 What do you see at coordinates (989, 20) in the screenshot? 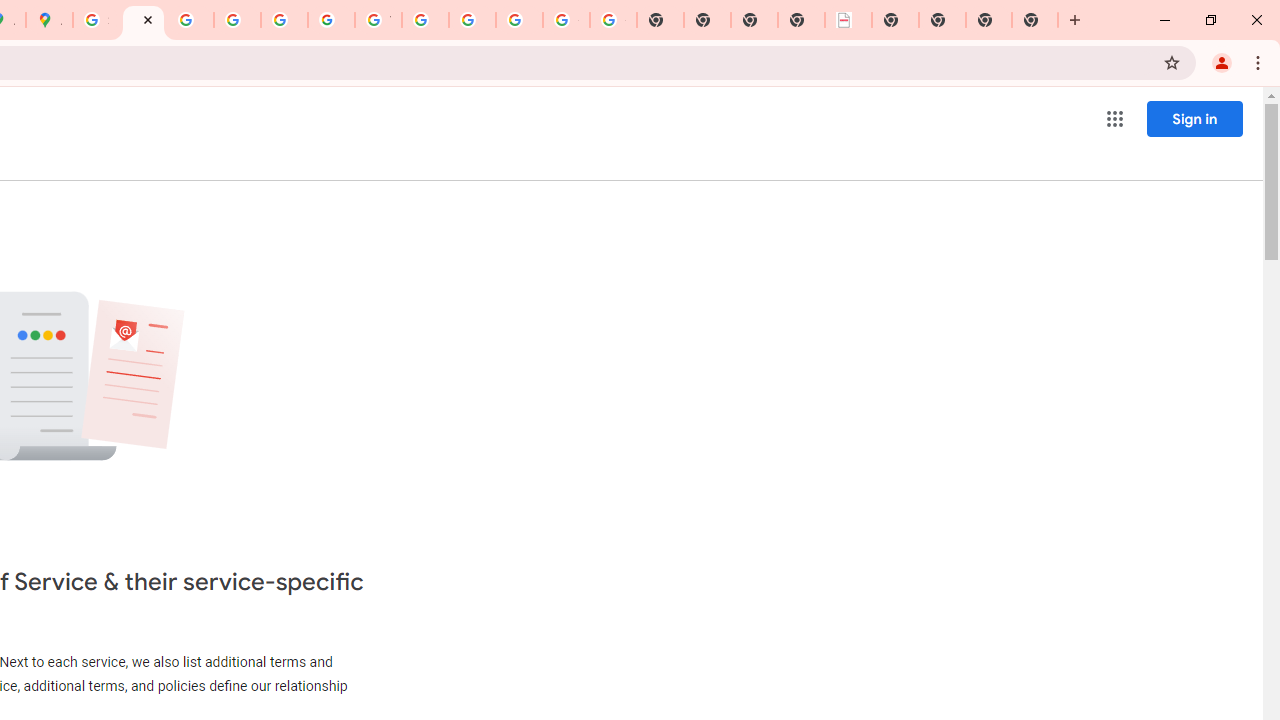
I see `'New Tab'` at bounding box center [989, 20].